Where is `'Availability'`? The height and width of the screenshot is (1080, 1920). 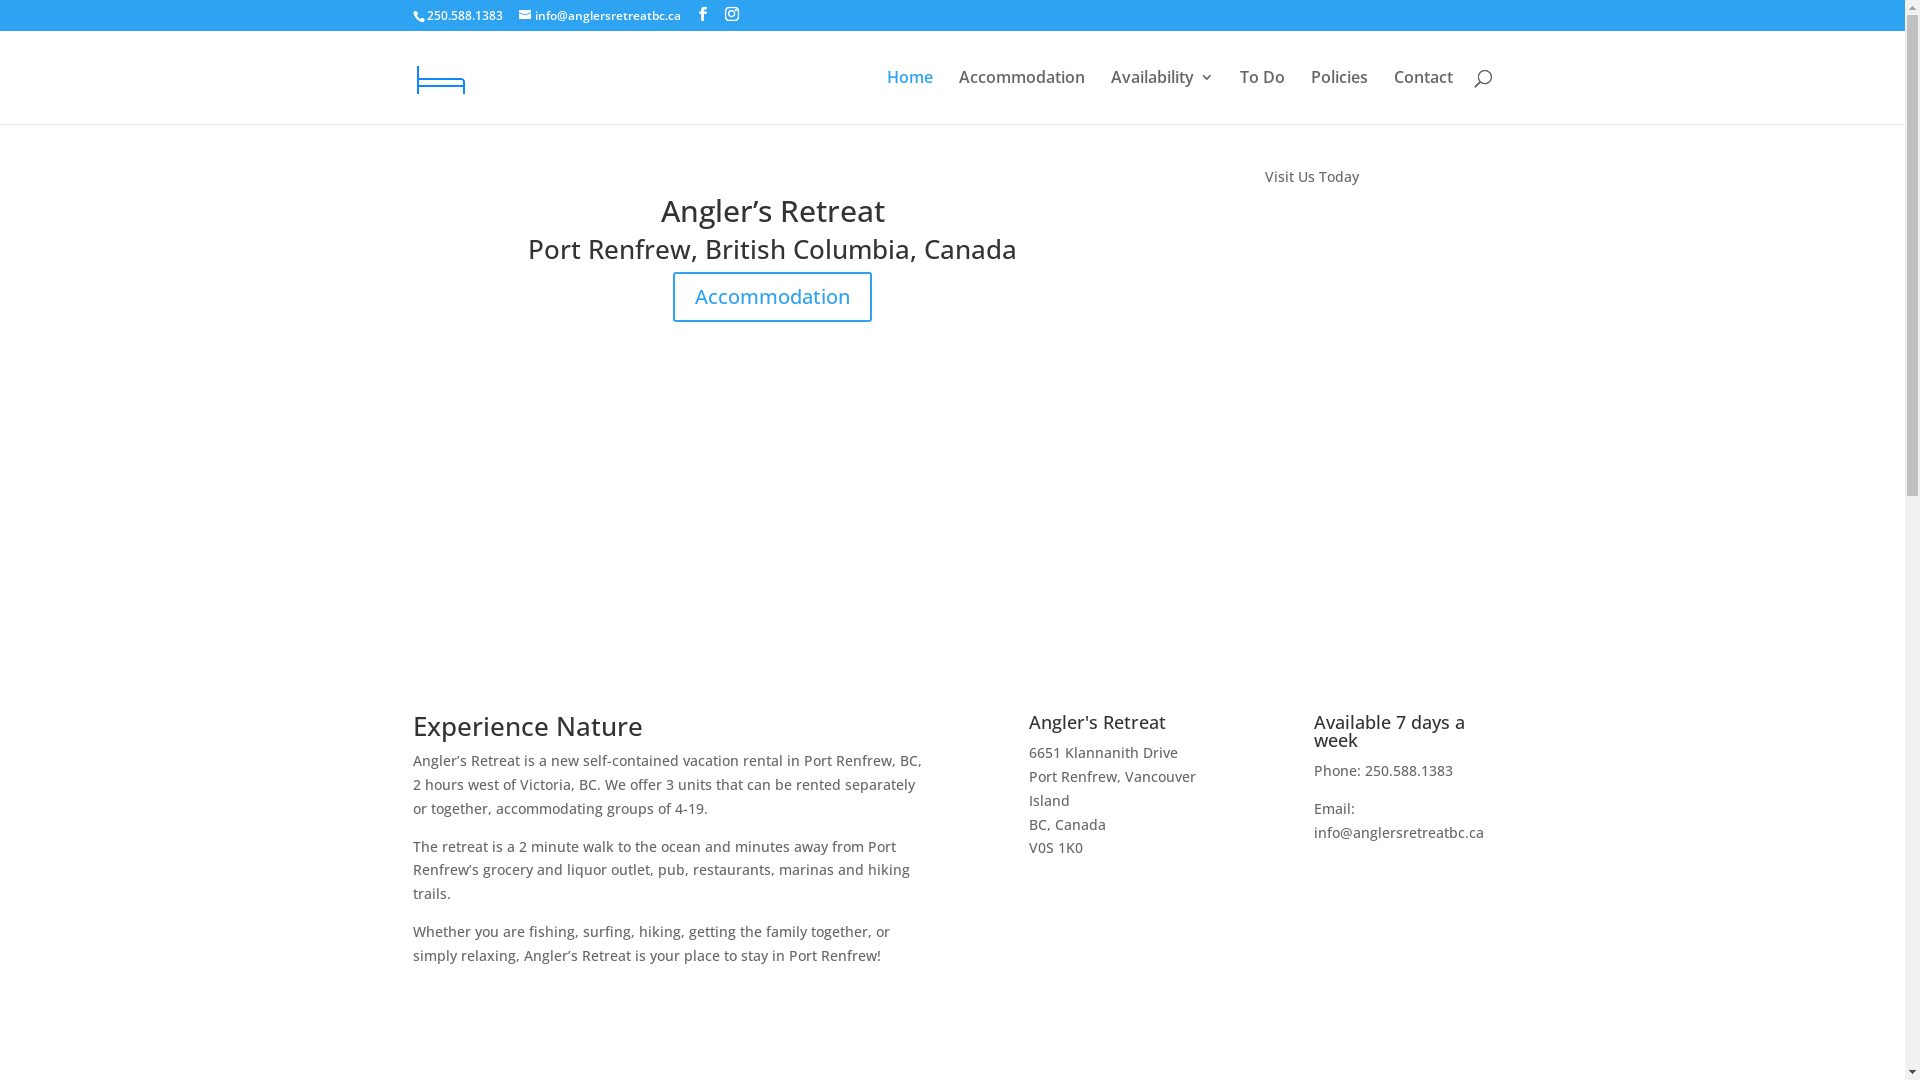
'Availability' is located at coordinates (1161, 96).